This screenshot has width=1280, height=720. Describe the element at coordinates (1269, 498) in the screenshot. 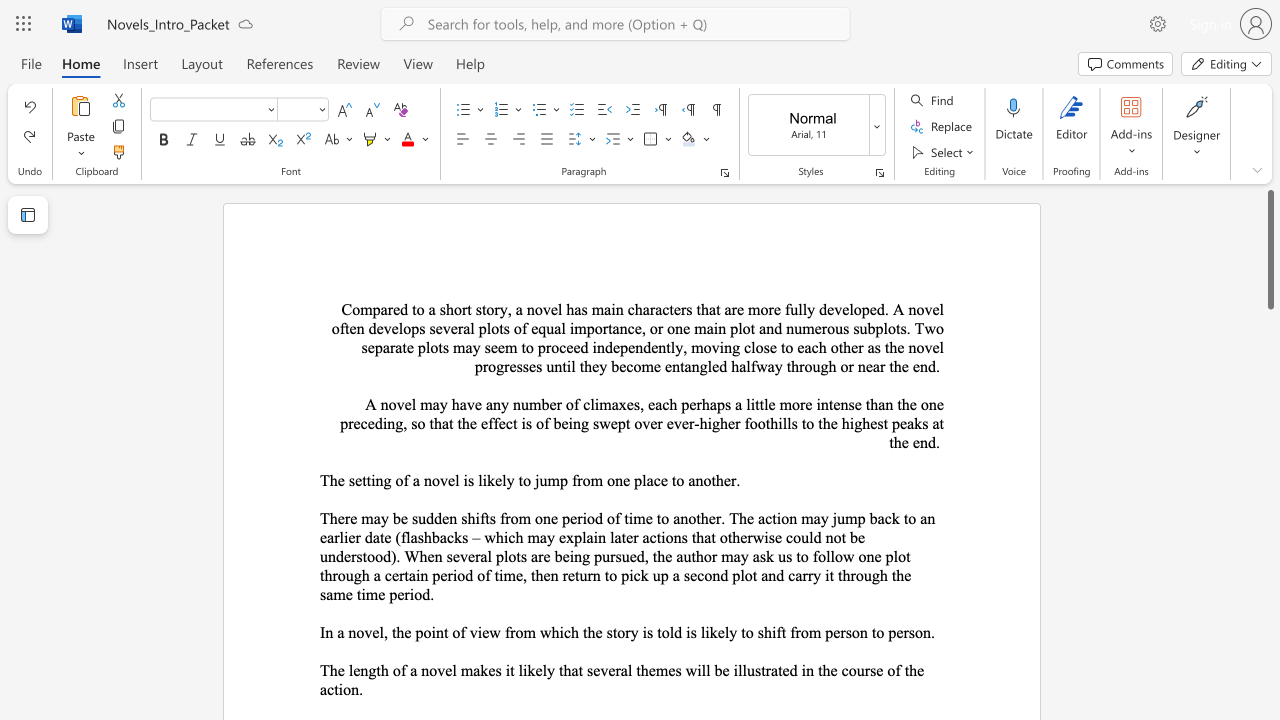

I see `the scrollbar to scroll the page down` at that location.